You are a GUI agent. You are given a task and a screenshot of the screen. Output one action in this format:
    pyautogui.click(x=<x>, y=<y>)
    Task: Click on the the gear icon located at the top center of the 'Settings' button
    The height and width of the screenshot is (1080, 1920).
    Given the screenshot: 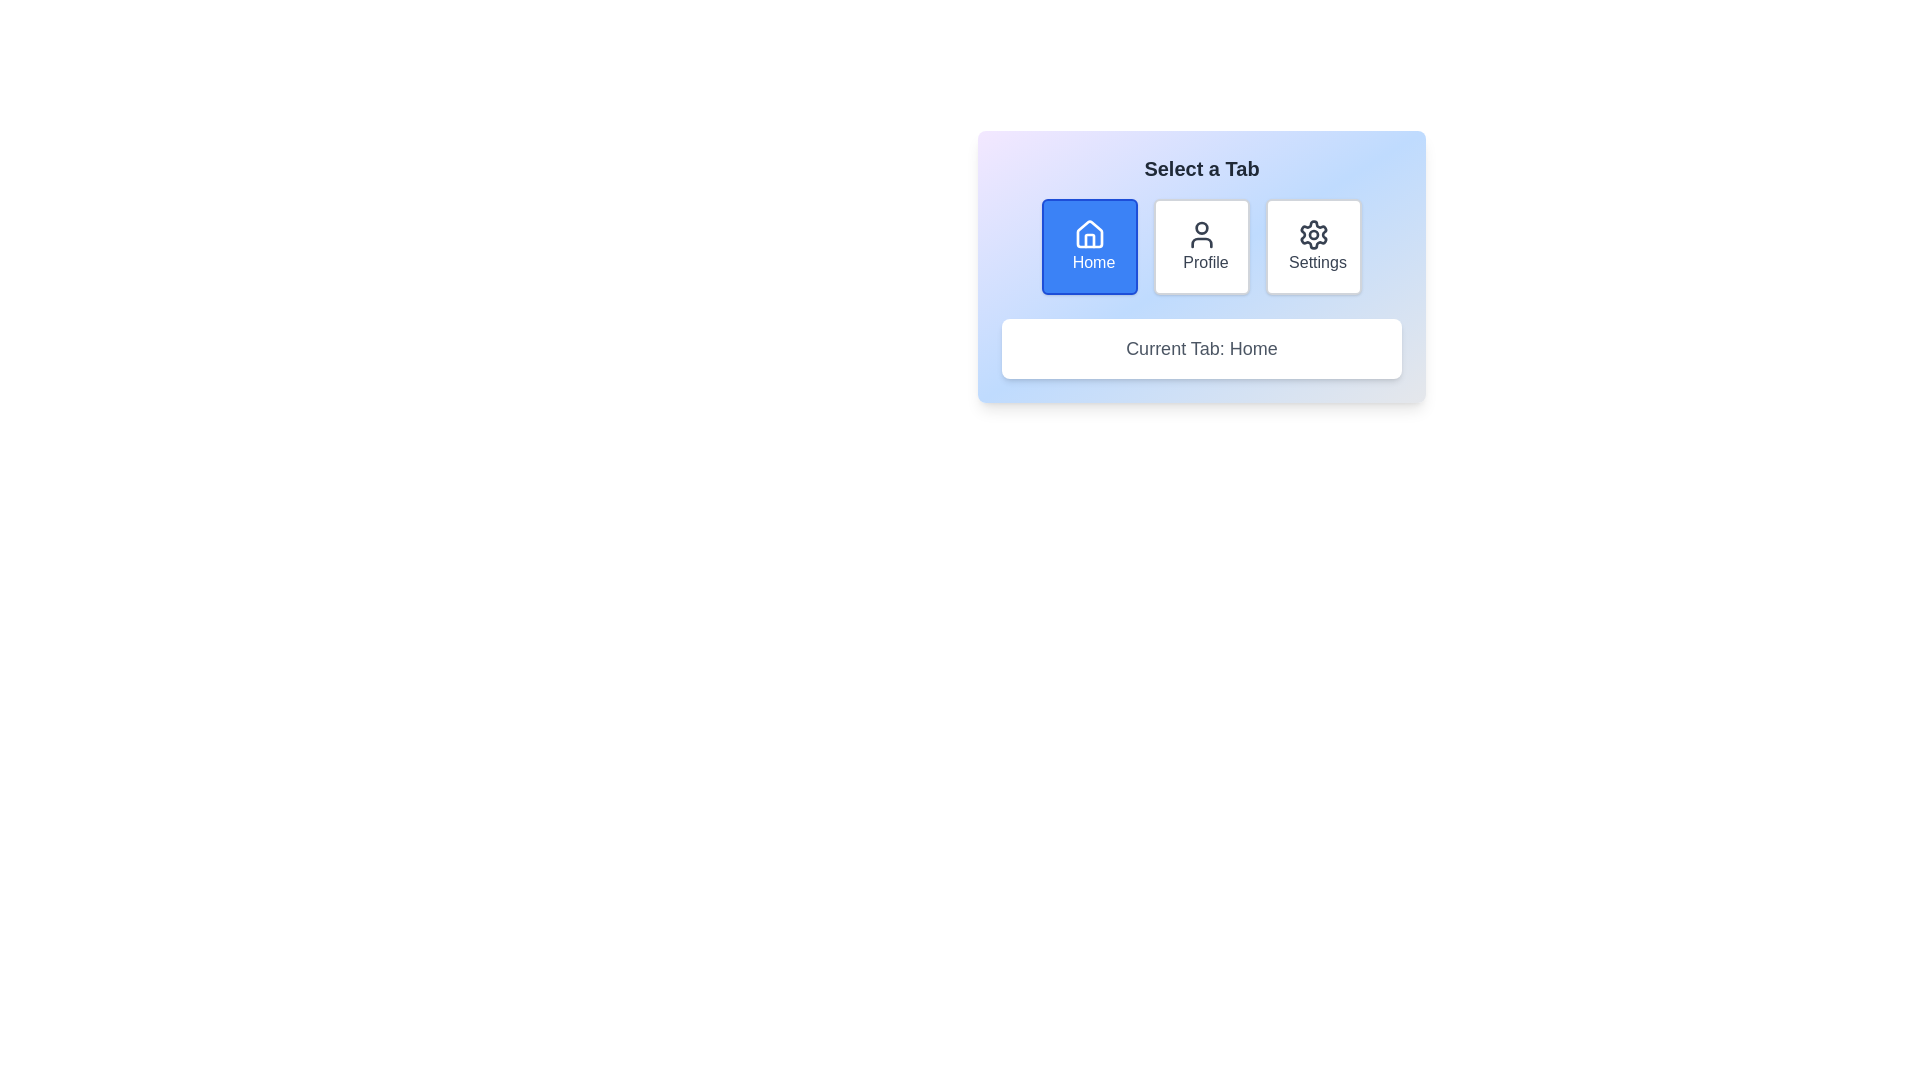 What is the action you would take?
    pyautogui.click(x=1314, y=234)
    